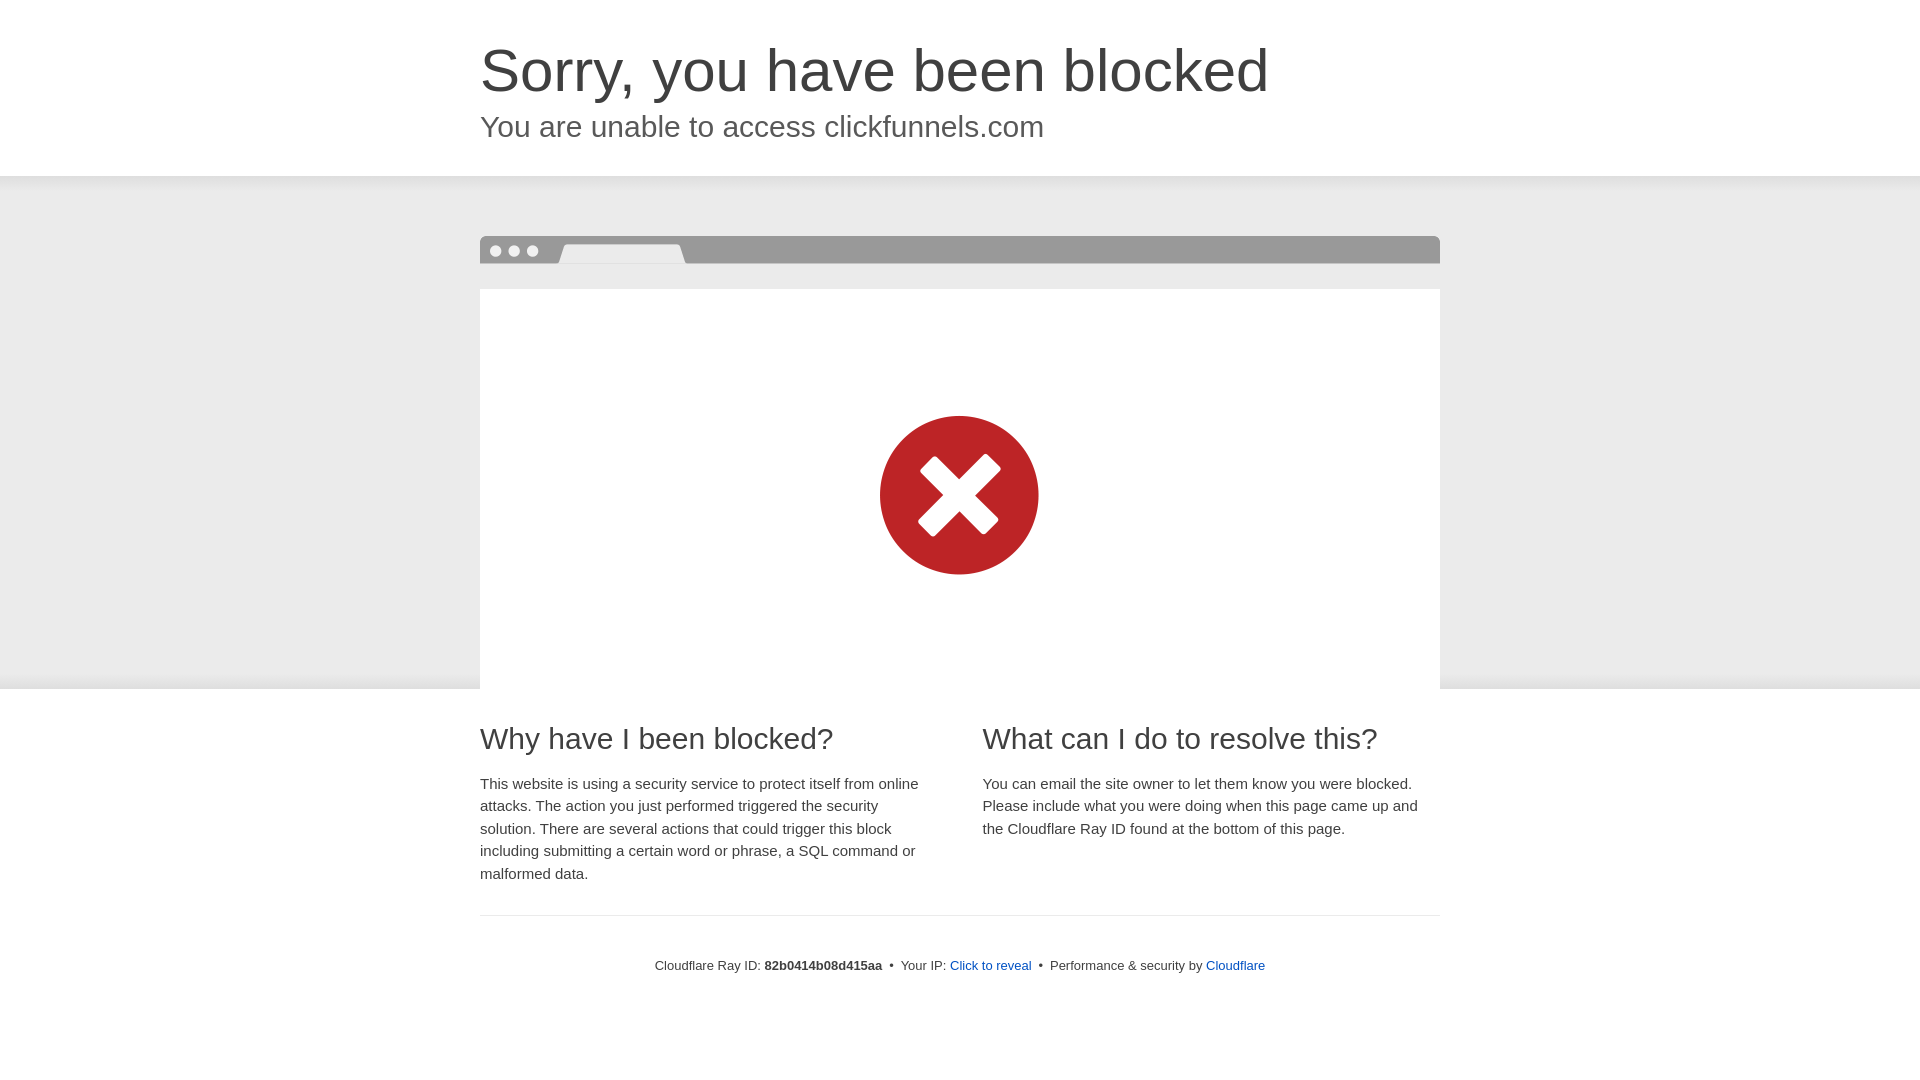  What do you see at coordinates (990, 964) in the screenshot?
I see `'Click to reveal'` at bounding box center [990, 964].